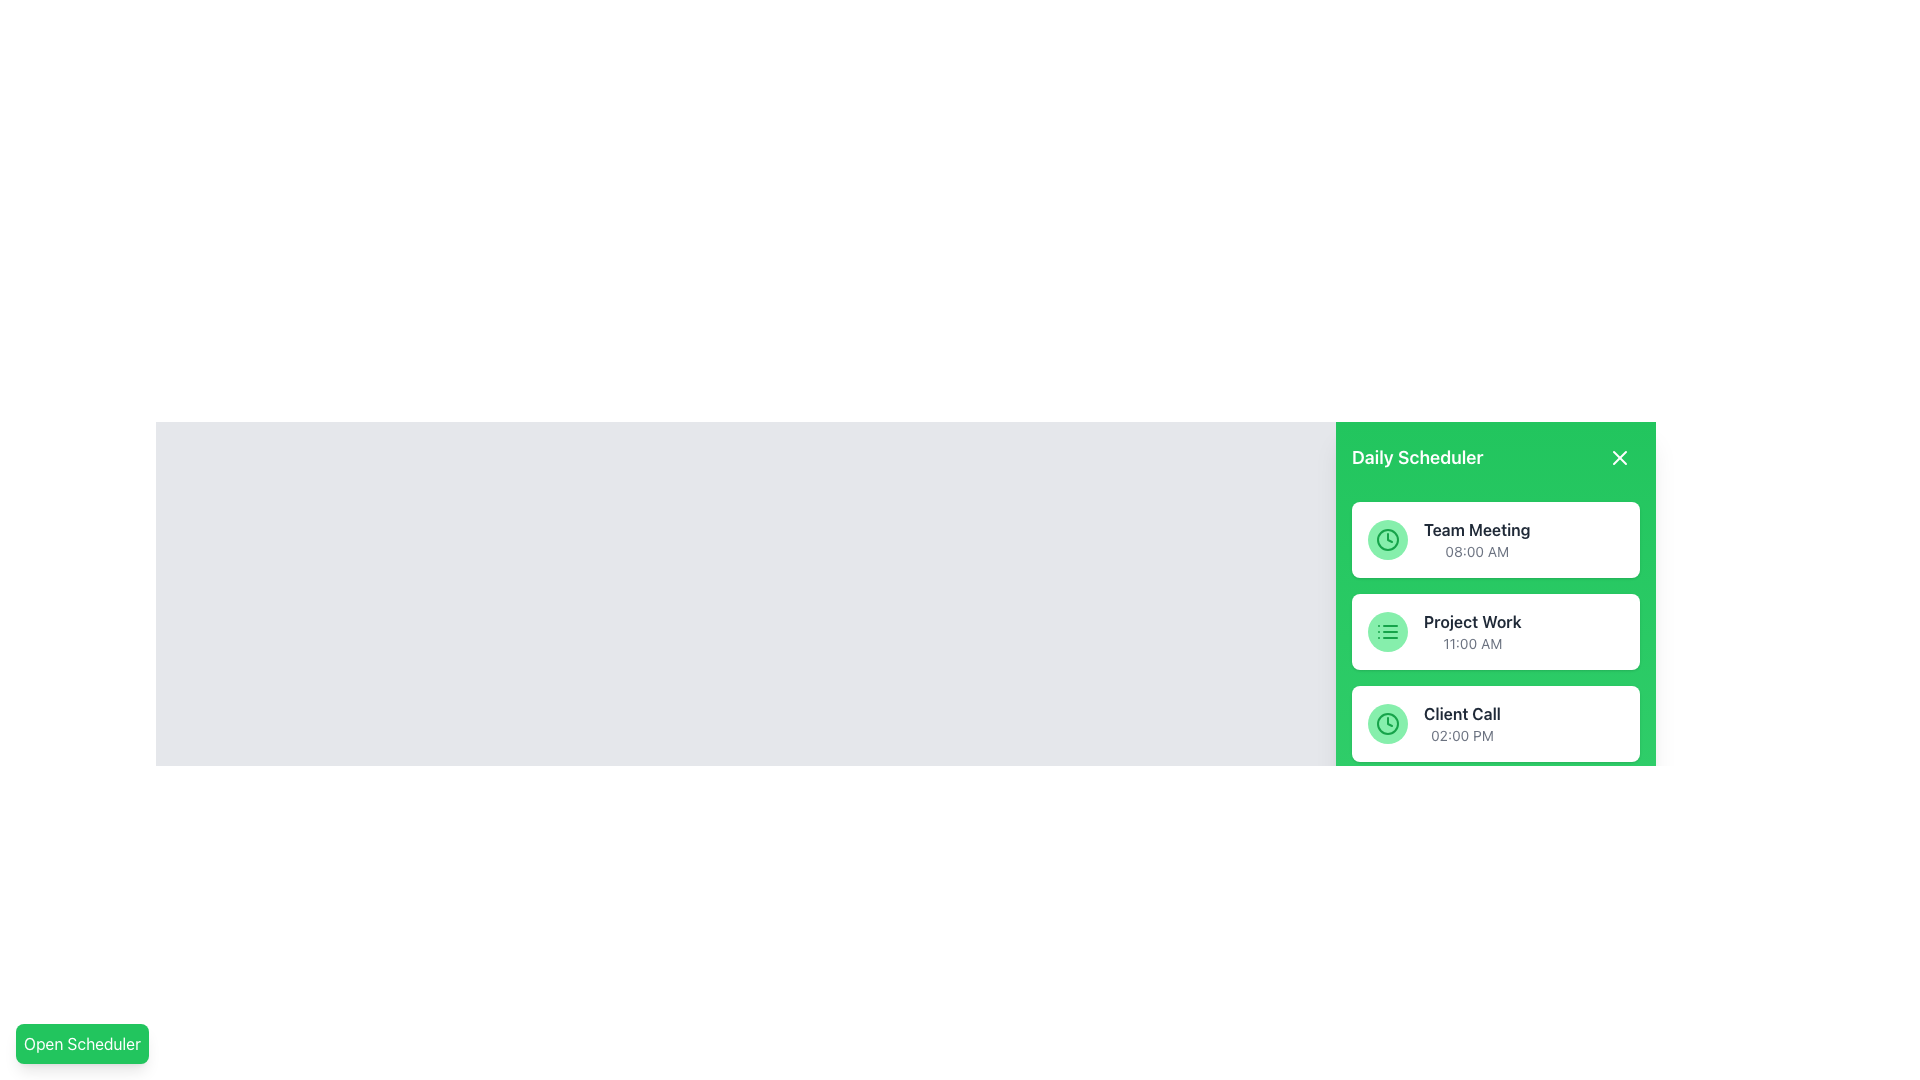 Image resolution: width=1920 pixels, height=1080 pixels. I want to click on the time text label displaying '08:00 AM', which is styled in gray and positioned beneath the event title 'Team Meeting' in the 'Daily Scheduler' interface, so click(1477, 551).